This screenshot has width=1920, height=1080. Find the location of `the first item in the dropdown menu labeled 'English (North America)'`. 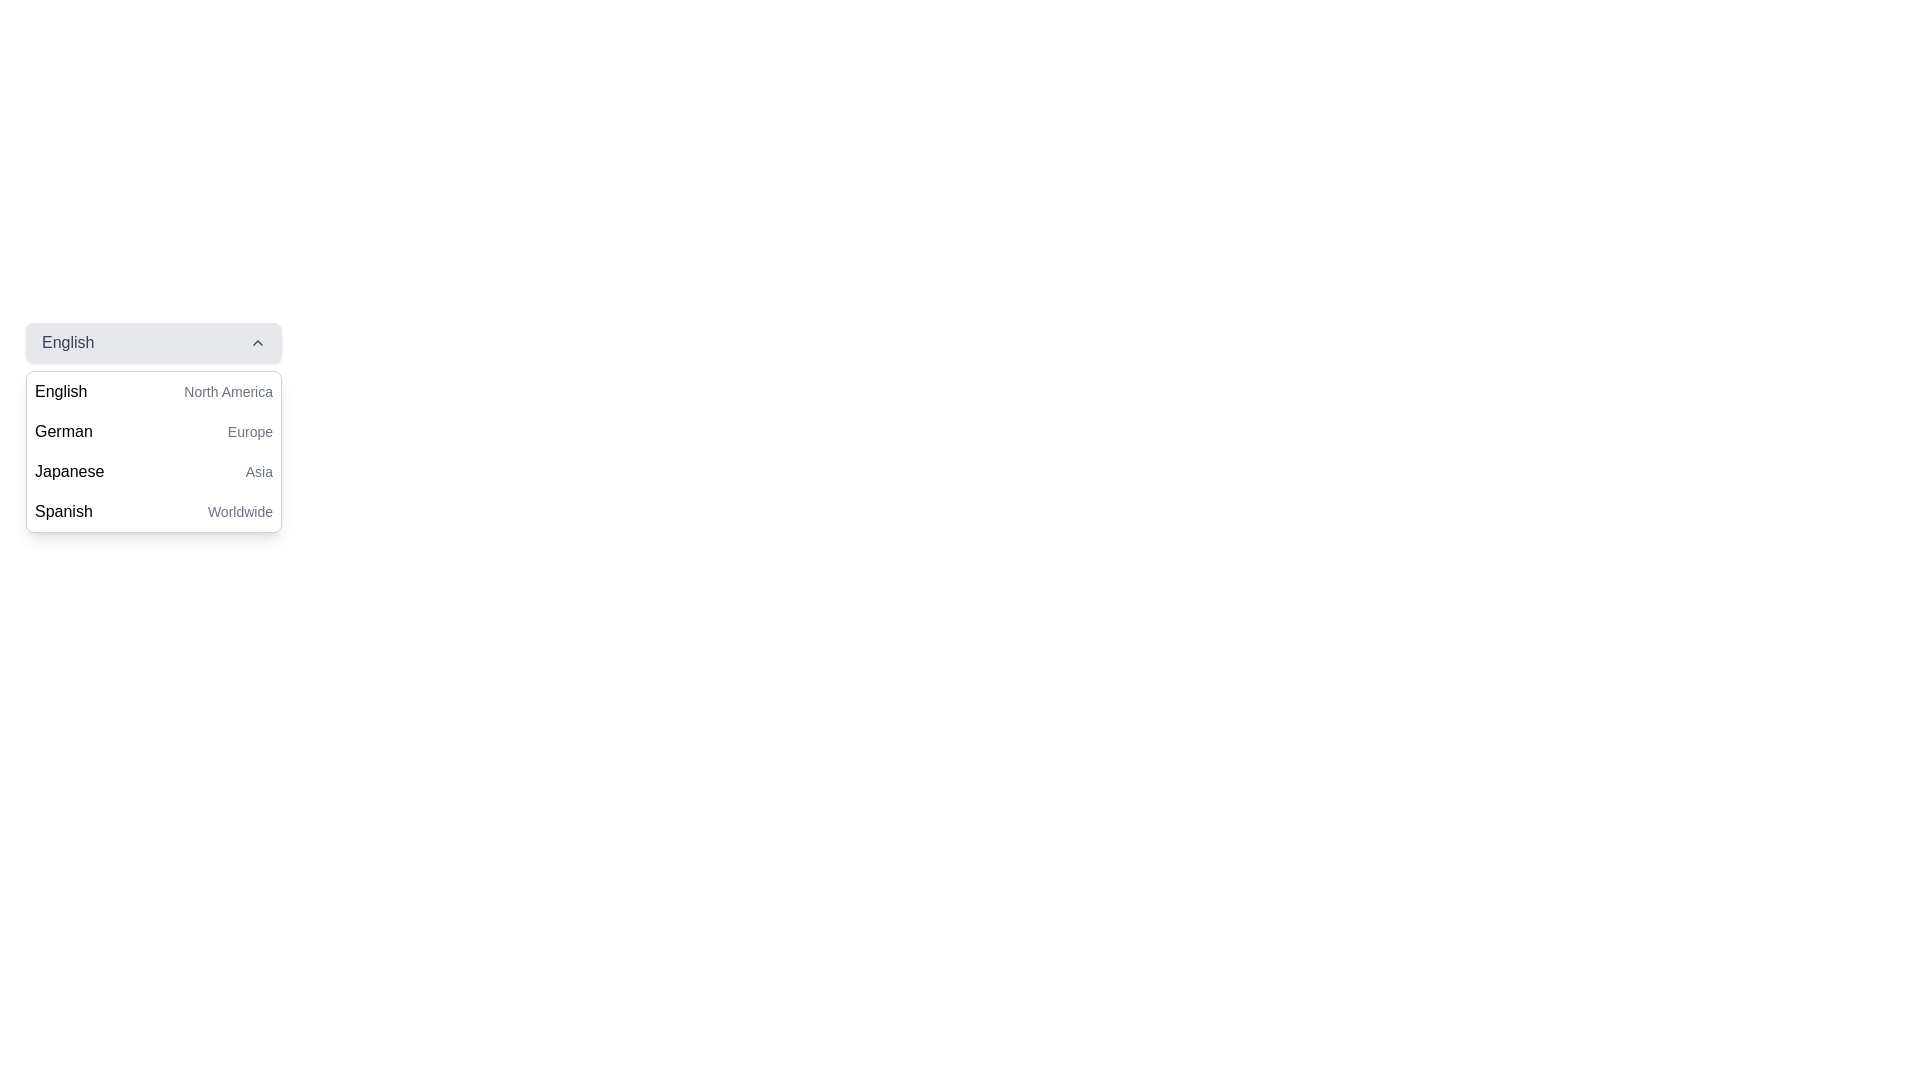

the first item in the dropdown menu labeled 'English (North America)' is located at coordinates (152, 392).